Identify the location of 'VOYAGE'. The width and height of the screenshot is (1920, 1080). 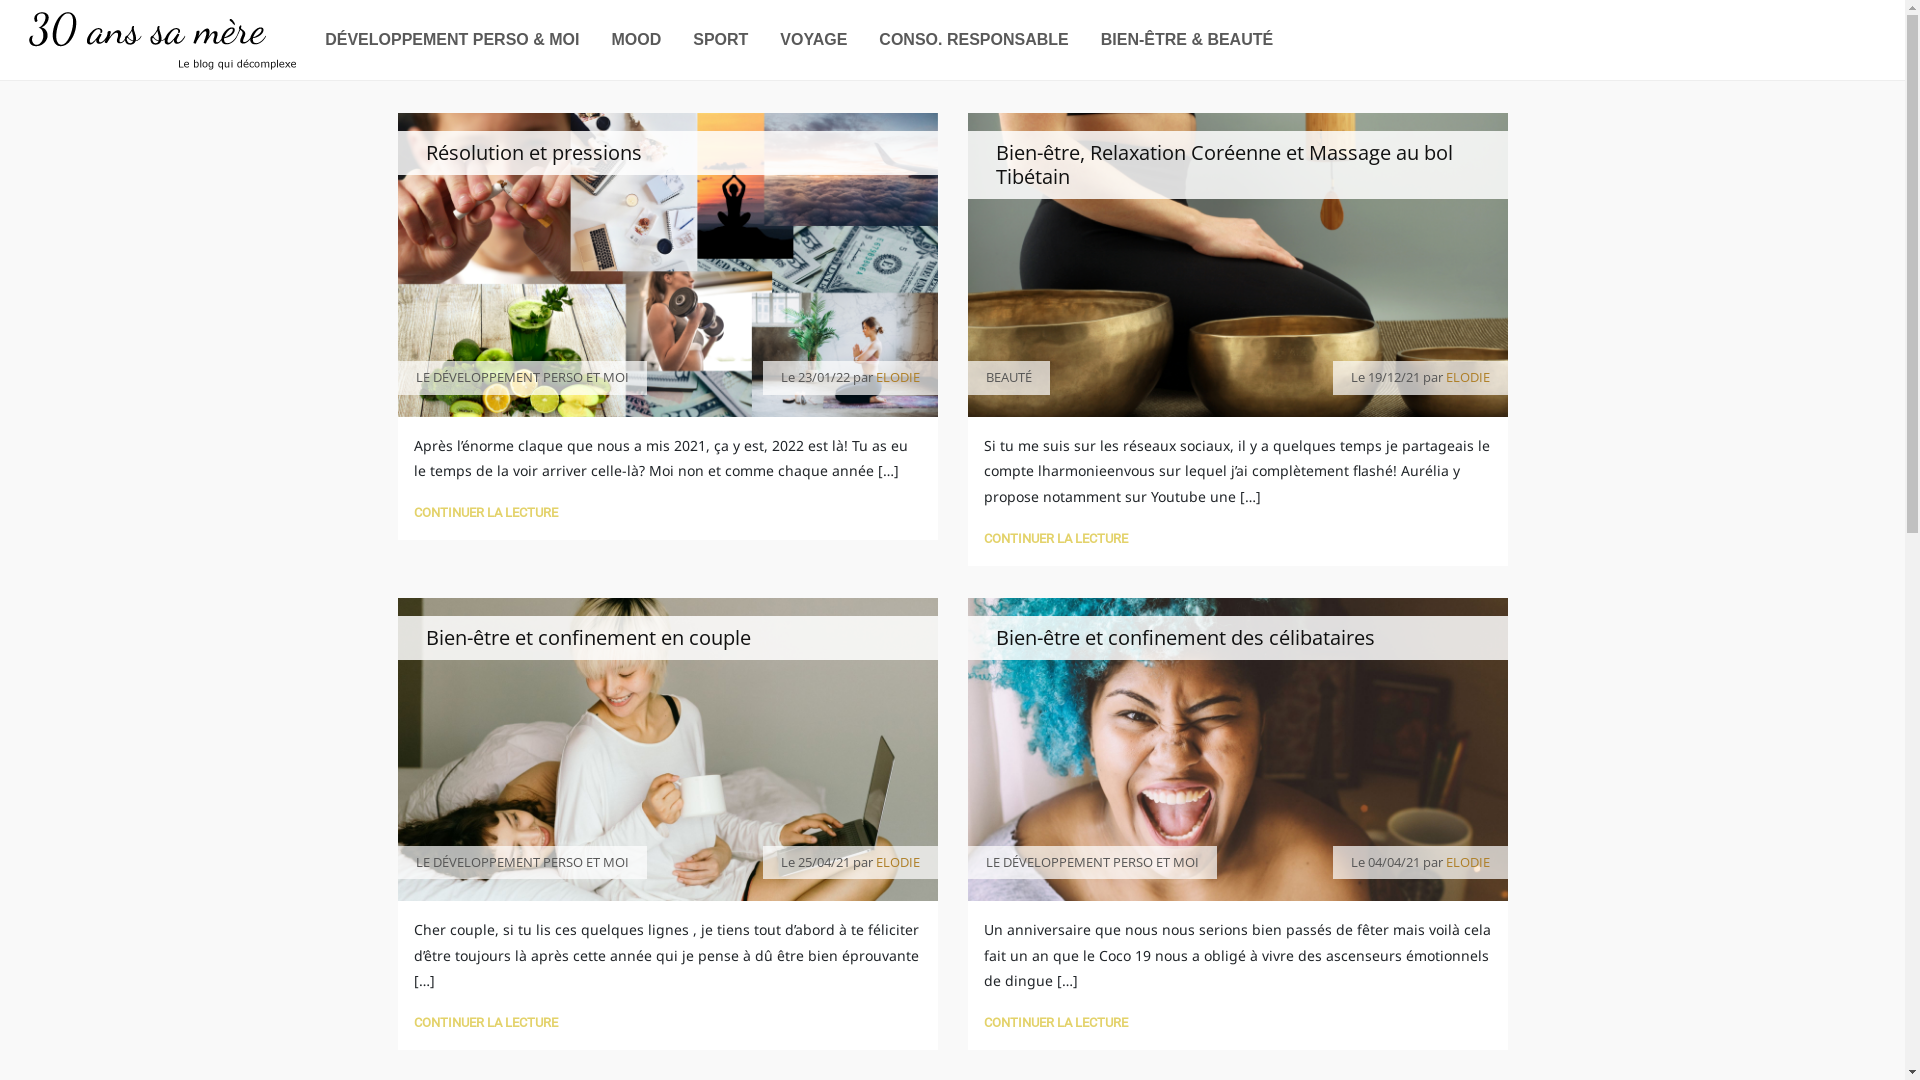
(813, 39).